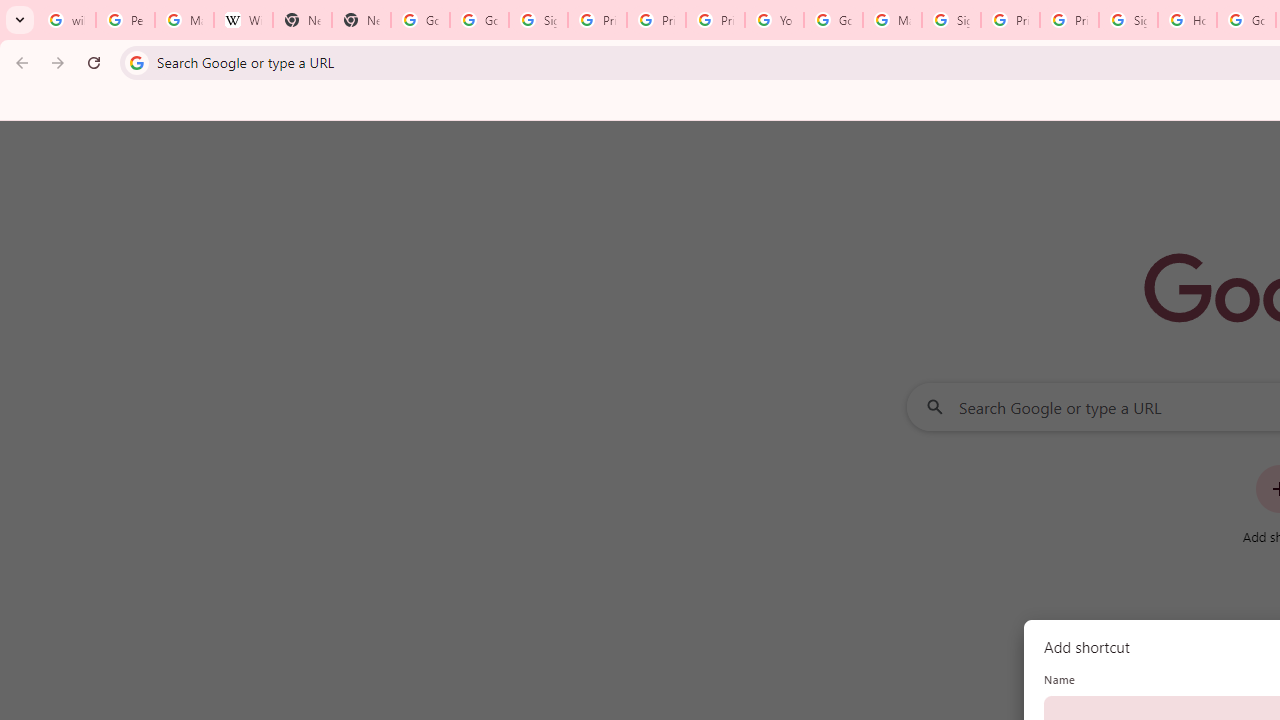  What do you see at coordinates (301, 20) in the screenshot?
I see `'New Tab'` at bounding box center [301, 20].